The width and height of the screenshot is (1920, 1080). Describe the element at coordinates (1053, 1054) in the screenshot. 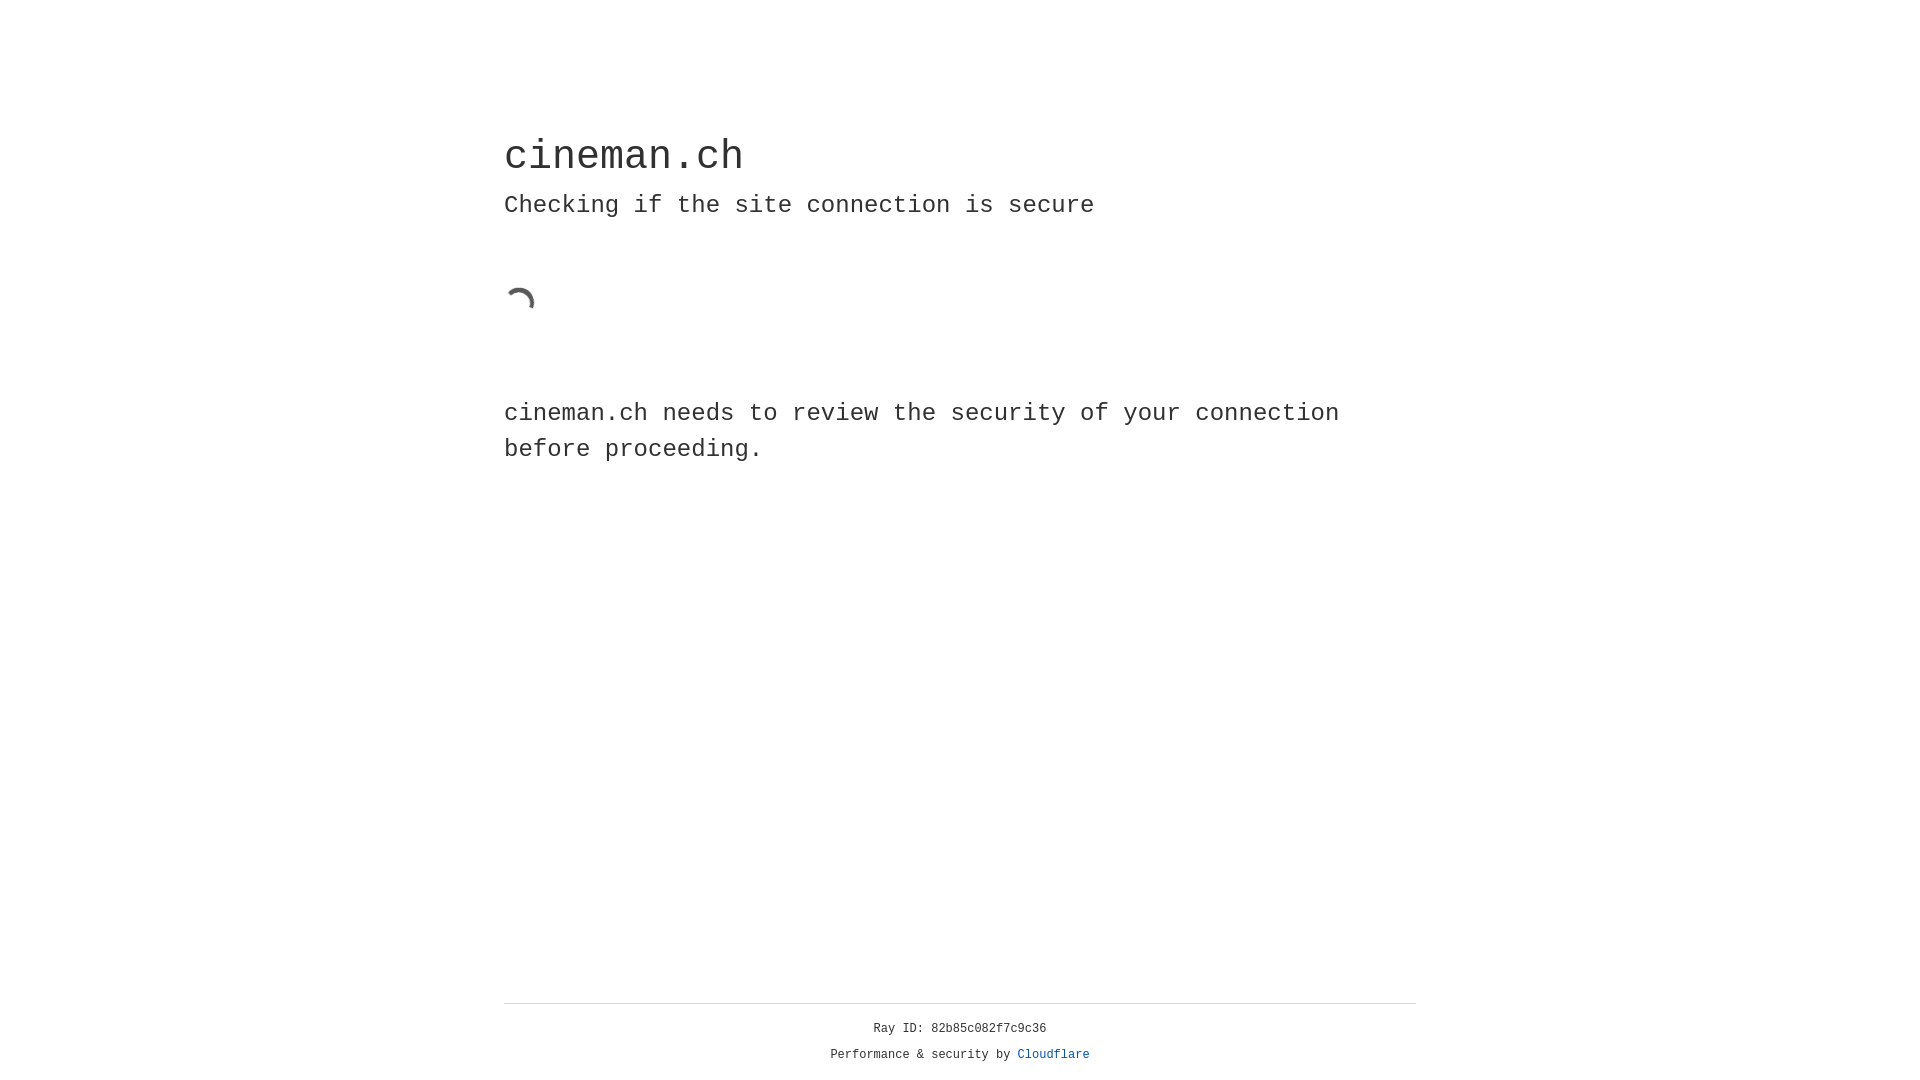

I see `'Cloudflare'` at that location.